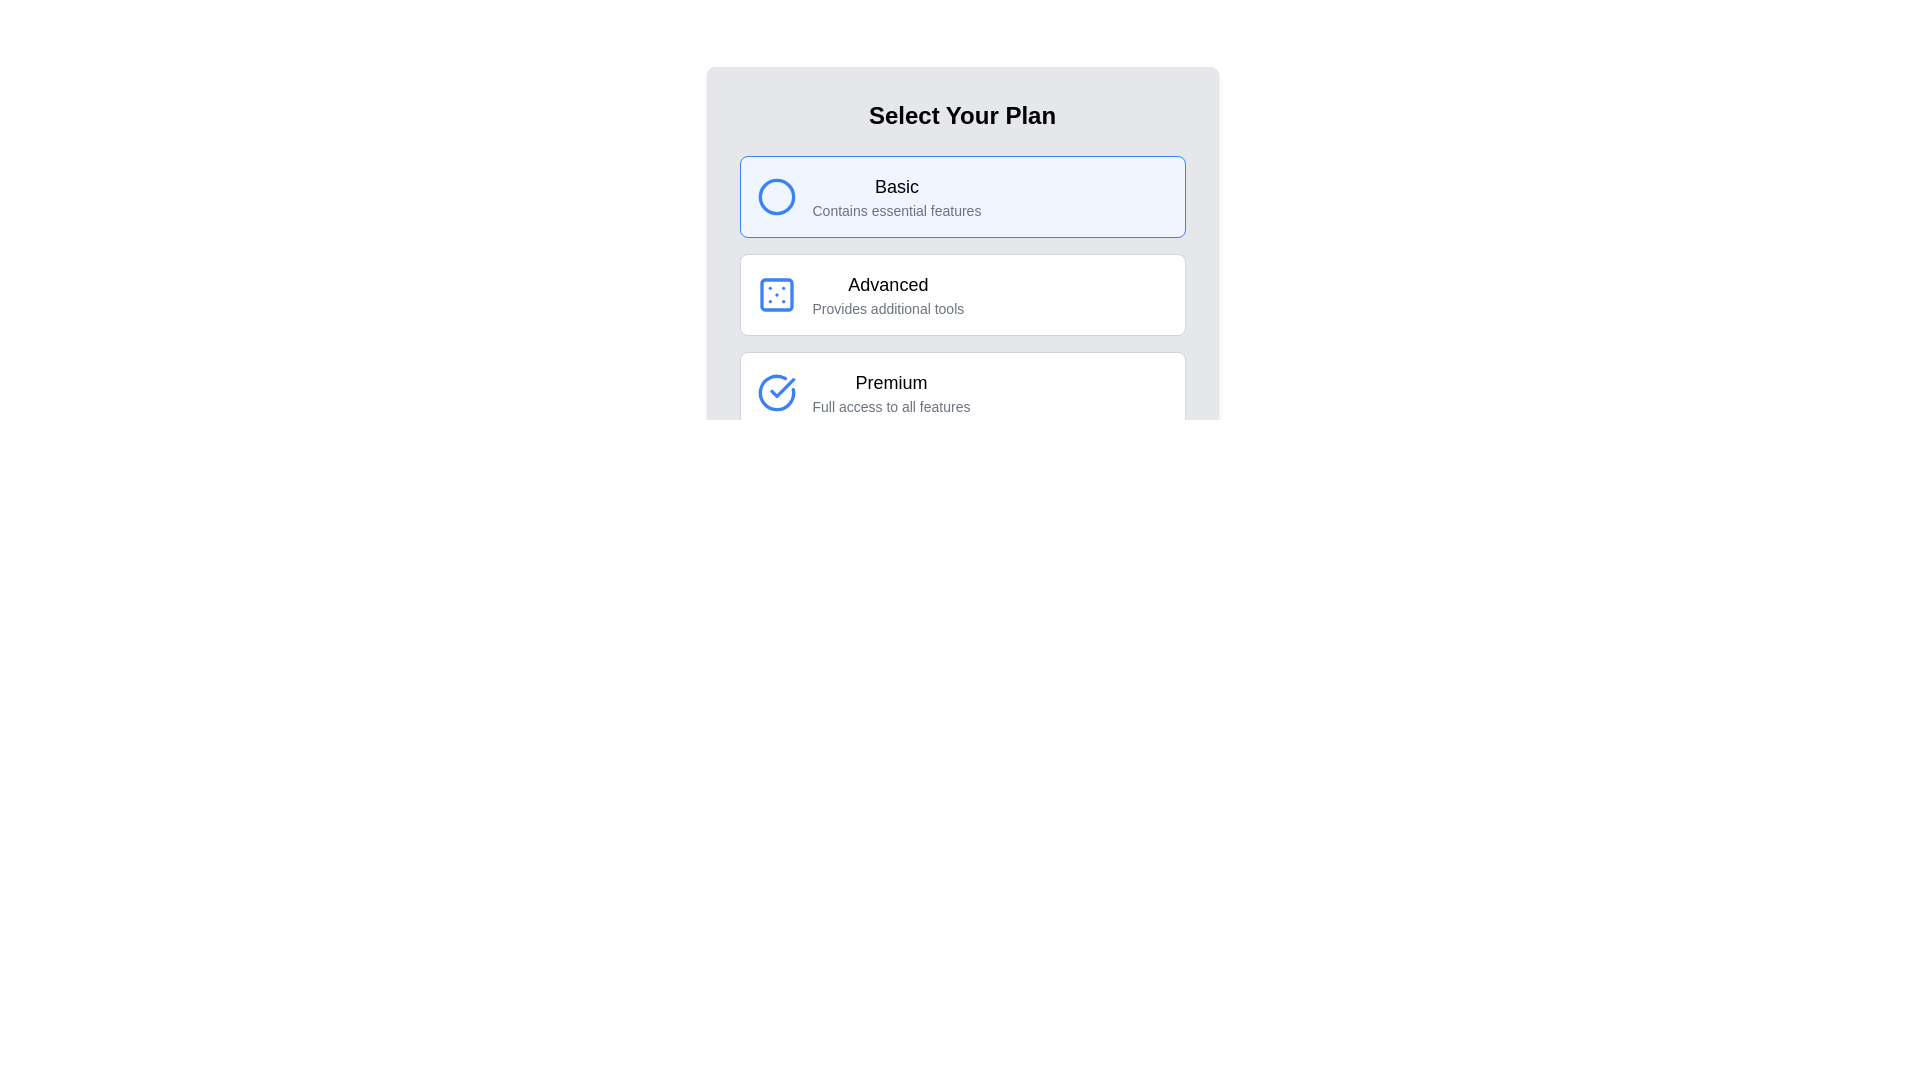  What do you see at coordinates (896, 196) in the screenshot?
I see `the 'Basic' text label which is displayed in bold above the description 'Contains essential features' within a card-like layout on a light blue background` at bounding box center [896, 196].